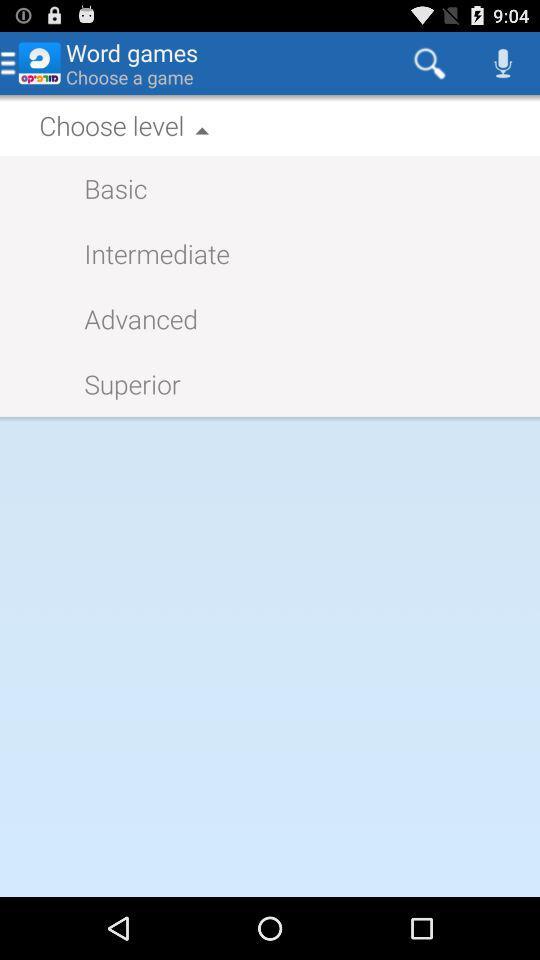  Describe the element at coordinates (131, 318) in the screenshot. I see `advanced app` at that location.